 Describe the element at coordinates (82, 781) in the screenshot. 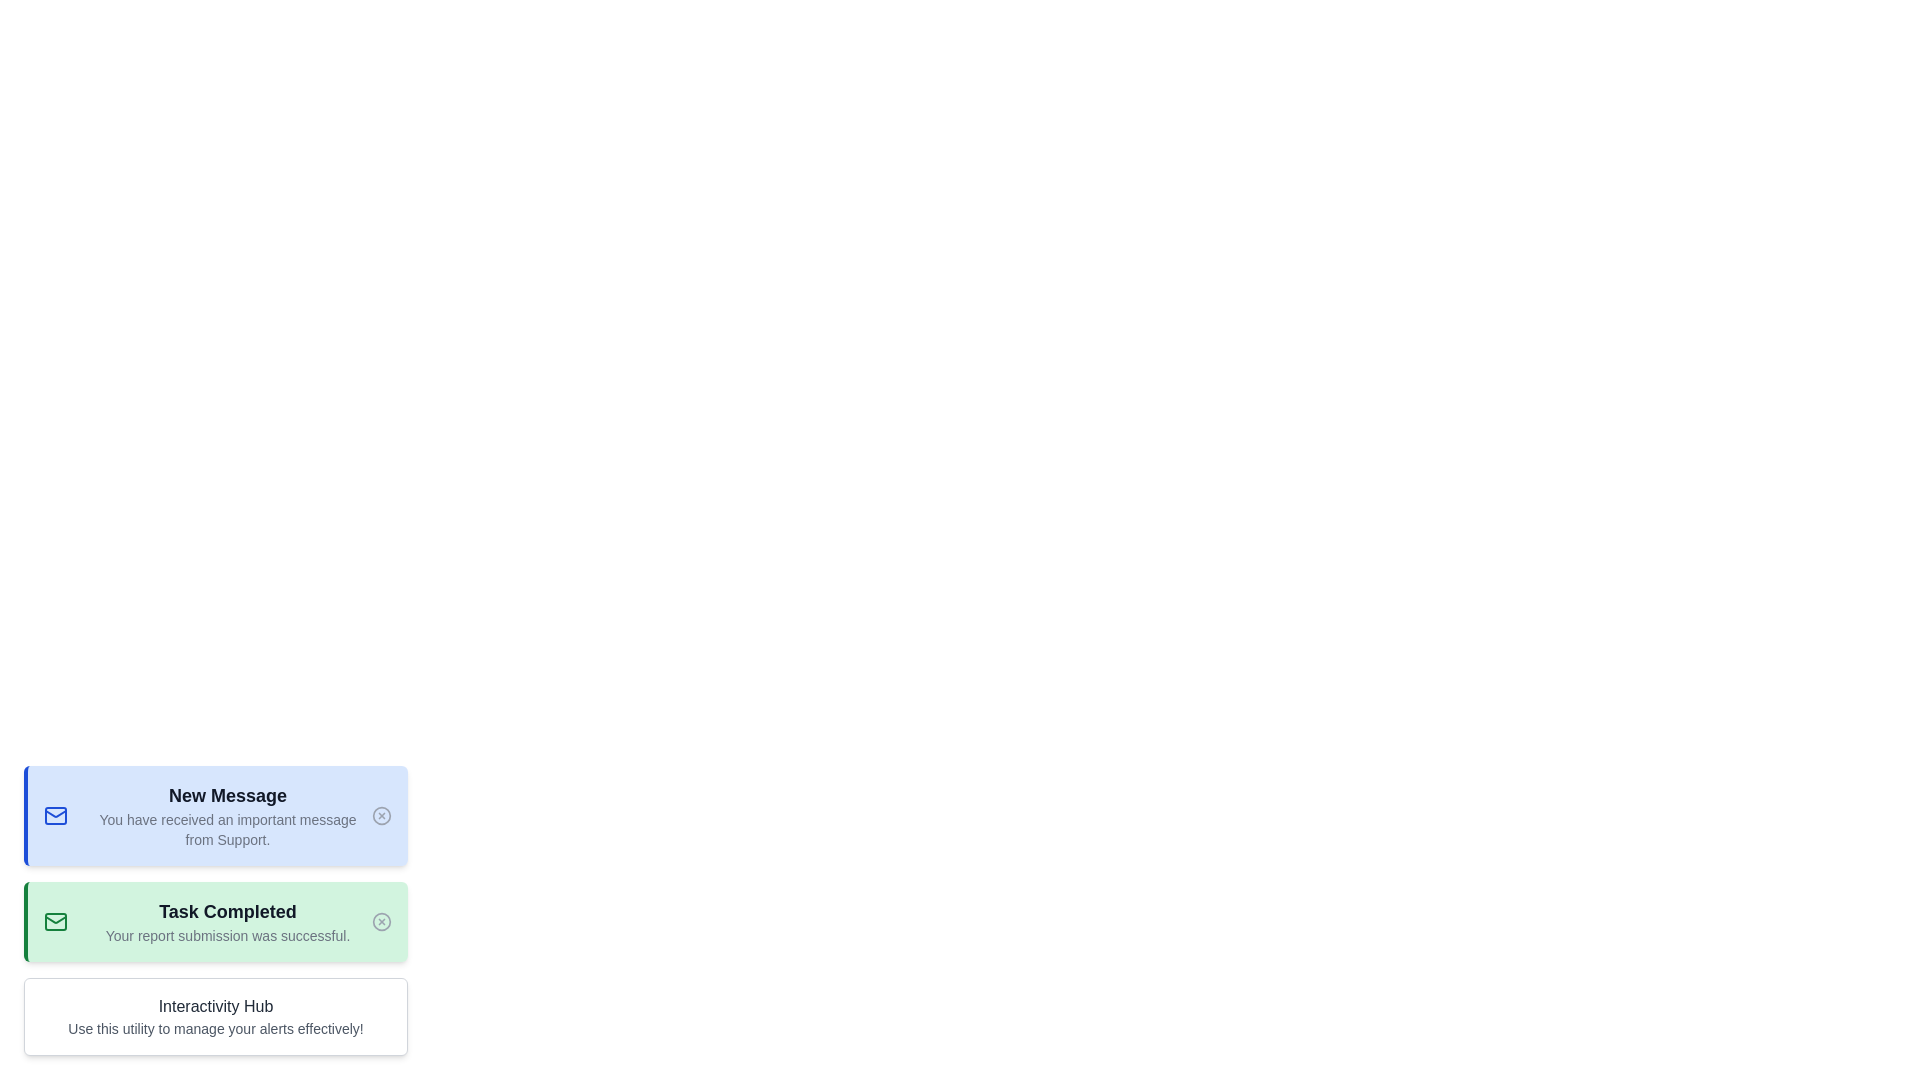

I see `the text content of the 'New Message' alert` at that location.